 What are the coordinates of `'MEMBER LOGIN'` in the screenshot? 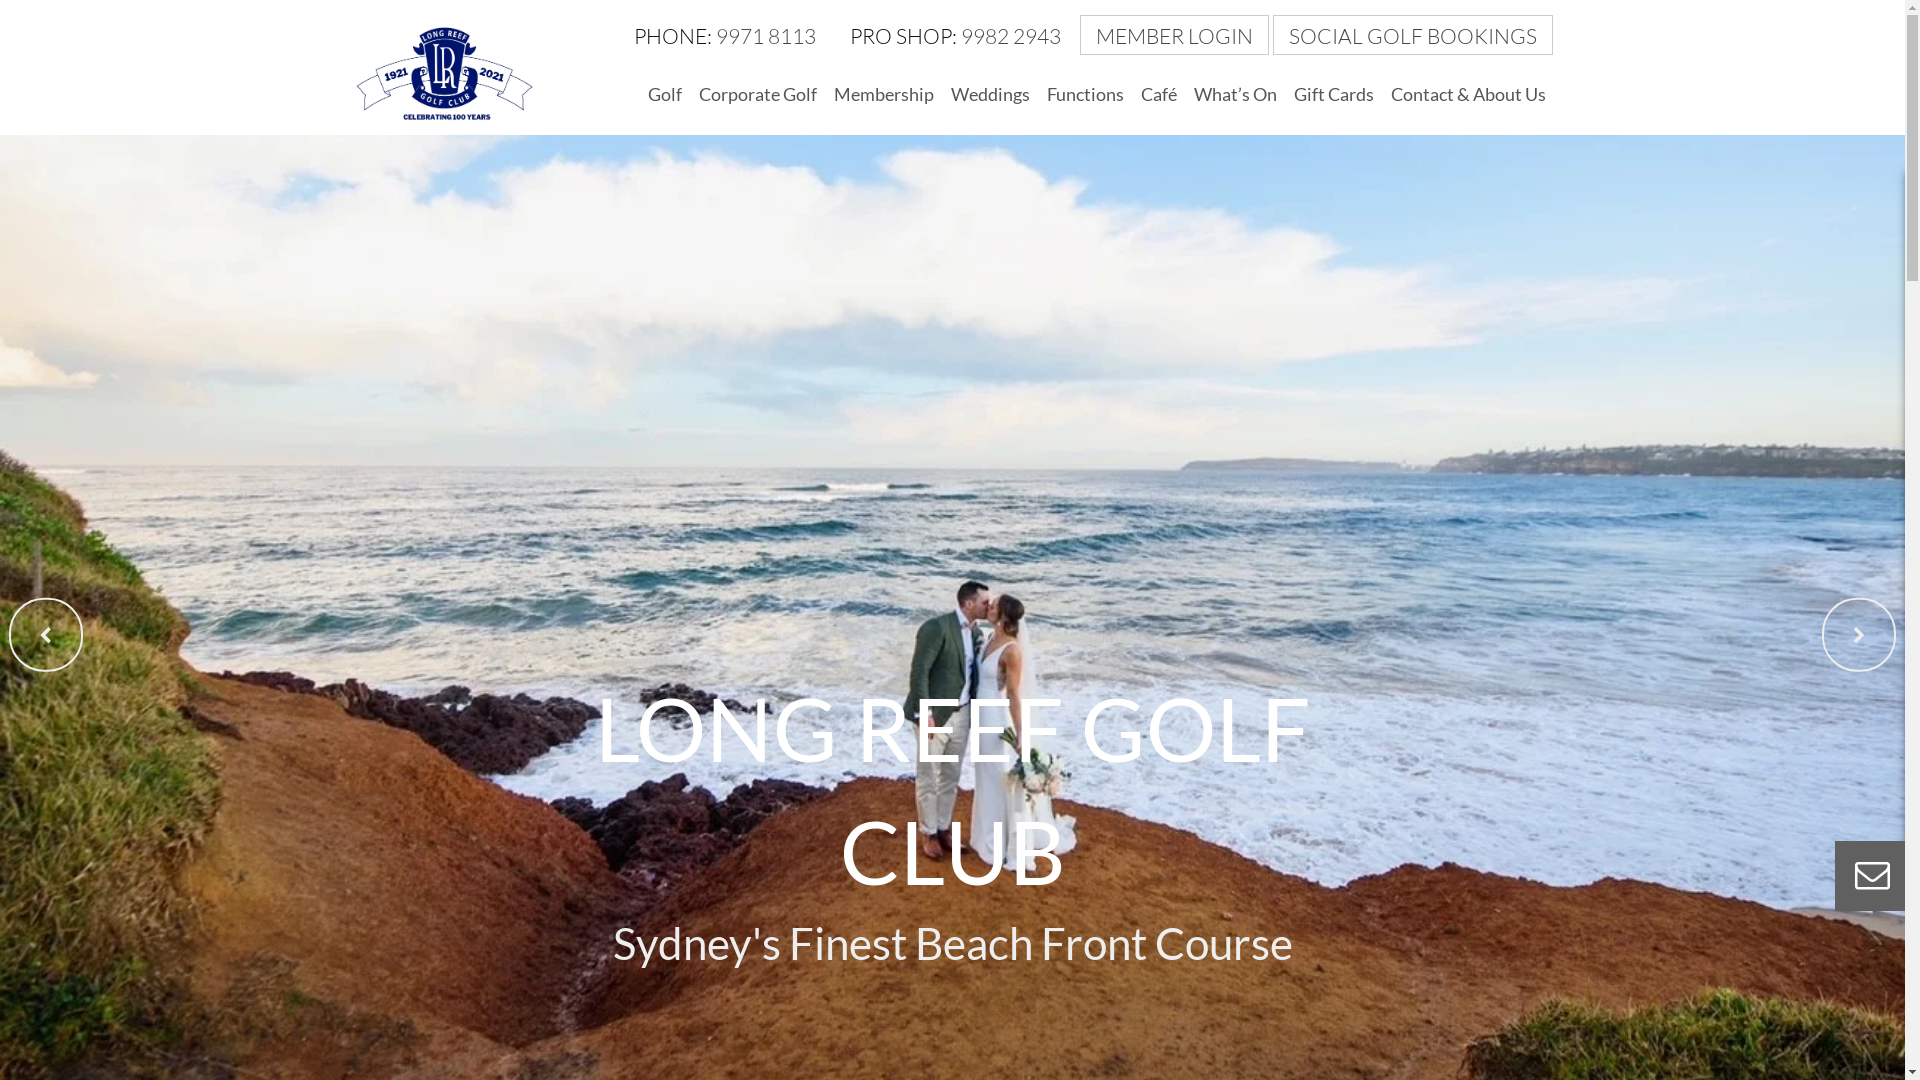 It's located at (1176, 35).